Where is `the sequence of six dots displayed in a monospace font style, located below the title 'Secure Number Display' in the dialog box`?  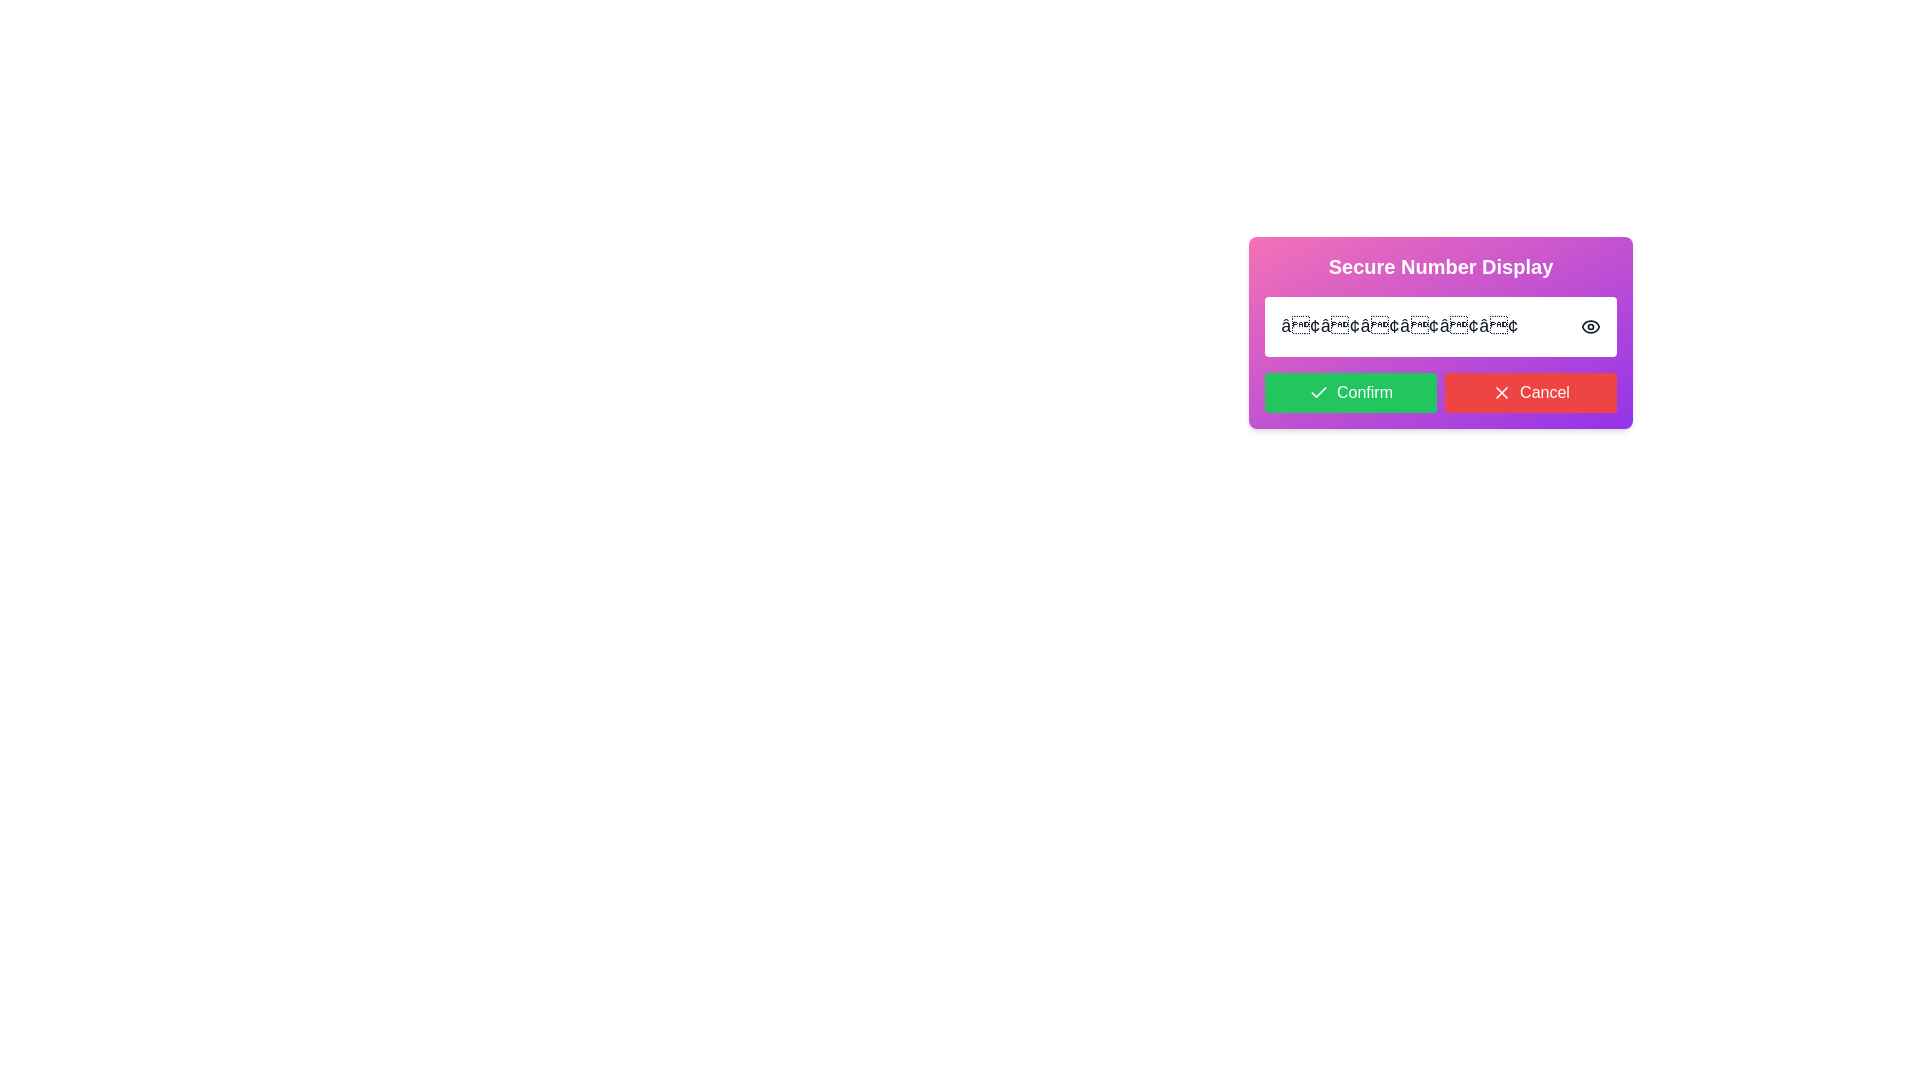
the sequence of six dots displayed in a monospace font style, located below the title 'Secure Number Display' in the dialog box is located at coordinates (1398, 326).